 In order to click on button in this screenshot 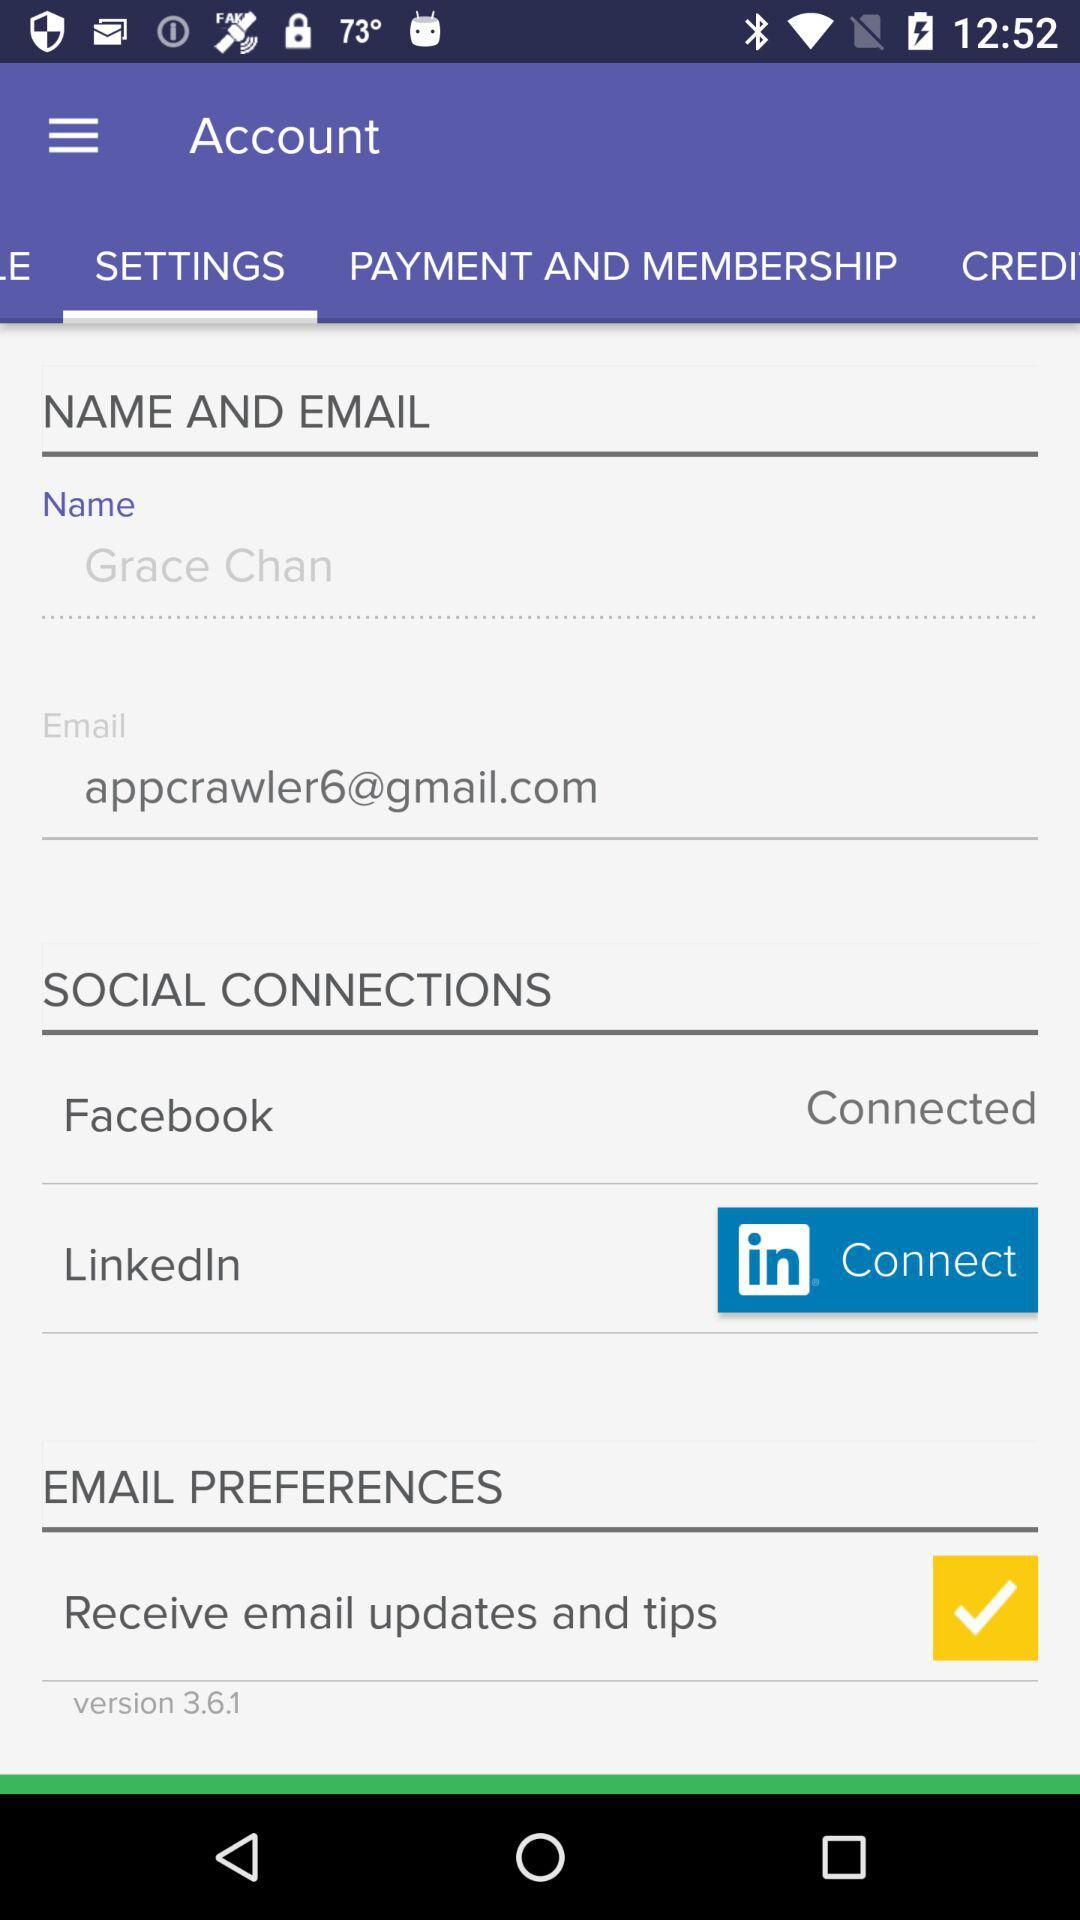, I will do `click(984, 1608)`.